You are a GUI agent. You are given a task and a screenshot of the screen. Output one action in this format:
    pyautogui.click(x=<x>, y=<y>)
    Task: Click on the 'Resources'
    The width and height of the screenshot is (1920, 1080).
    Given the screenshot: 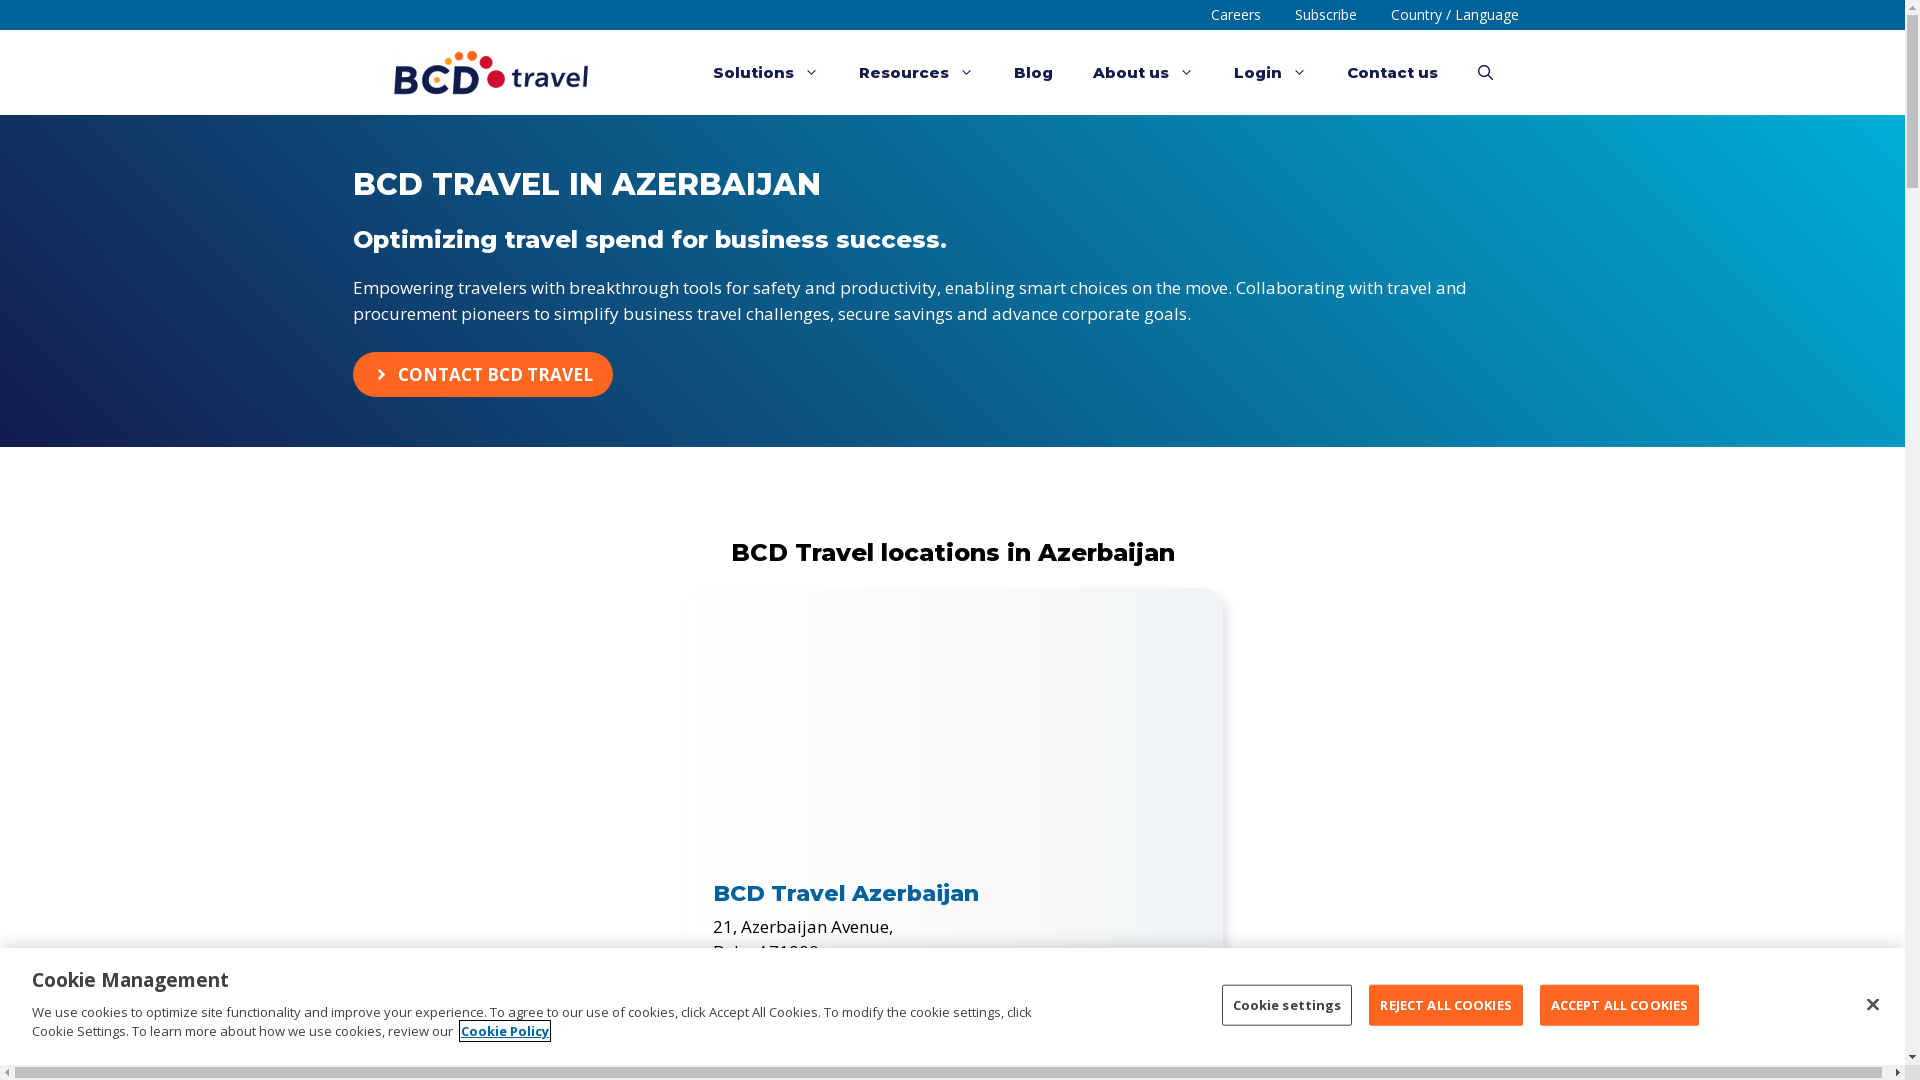 What is the action you would take?
    pyautogui.click(x=914, y=71)
    